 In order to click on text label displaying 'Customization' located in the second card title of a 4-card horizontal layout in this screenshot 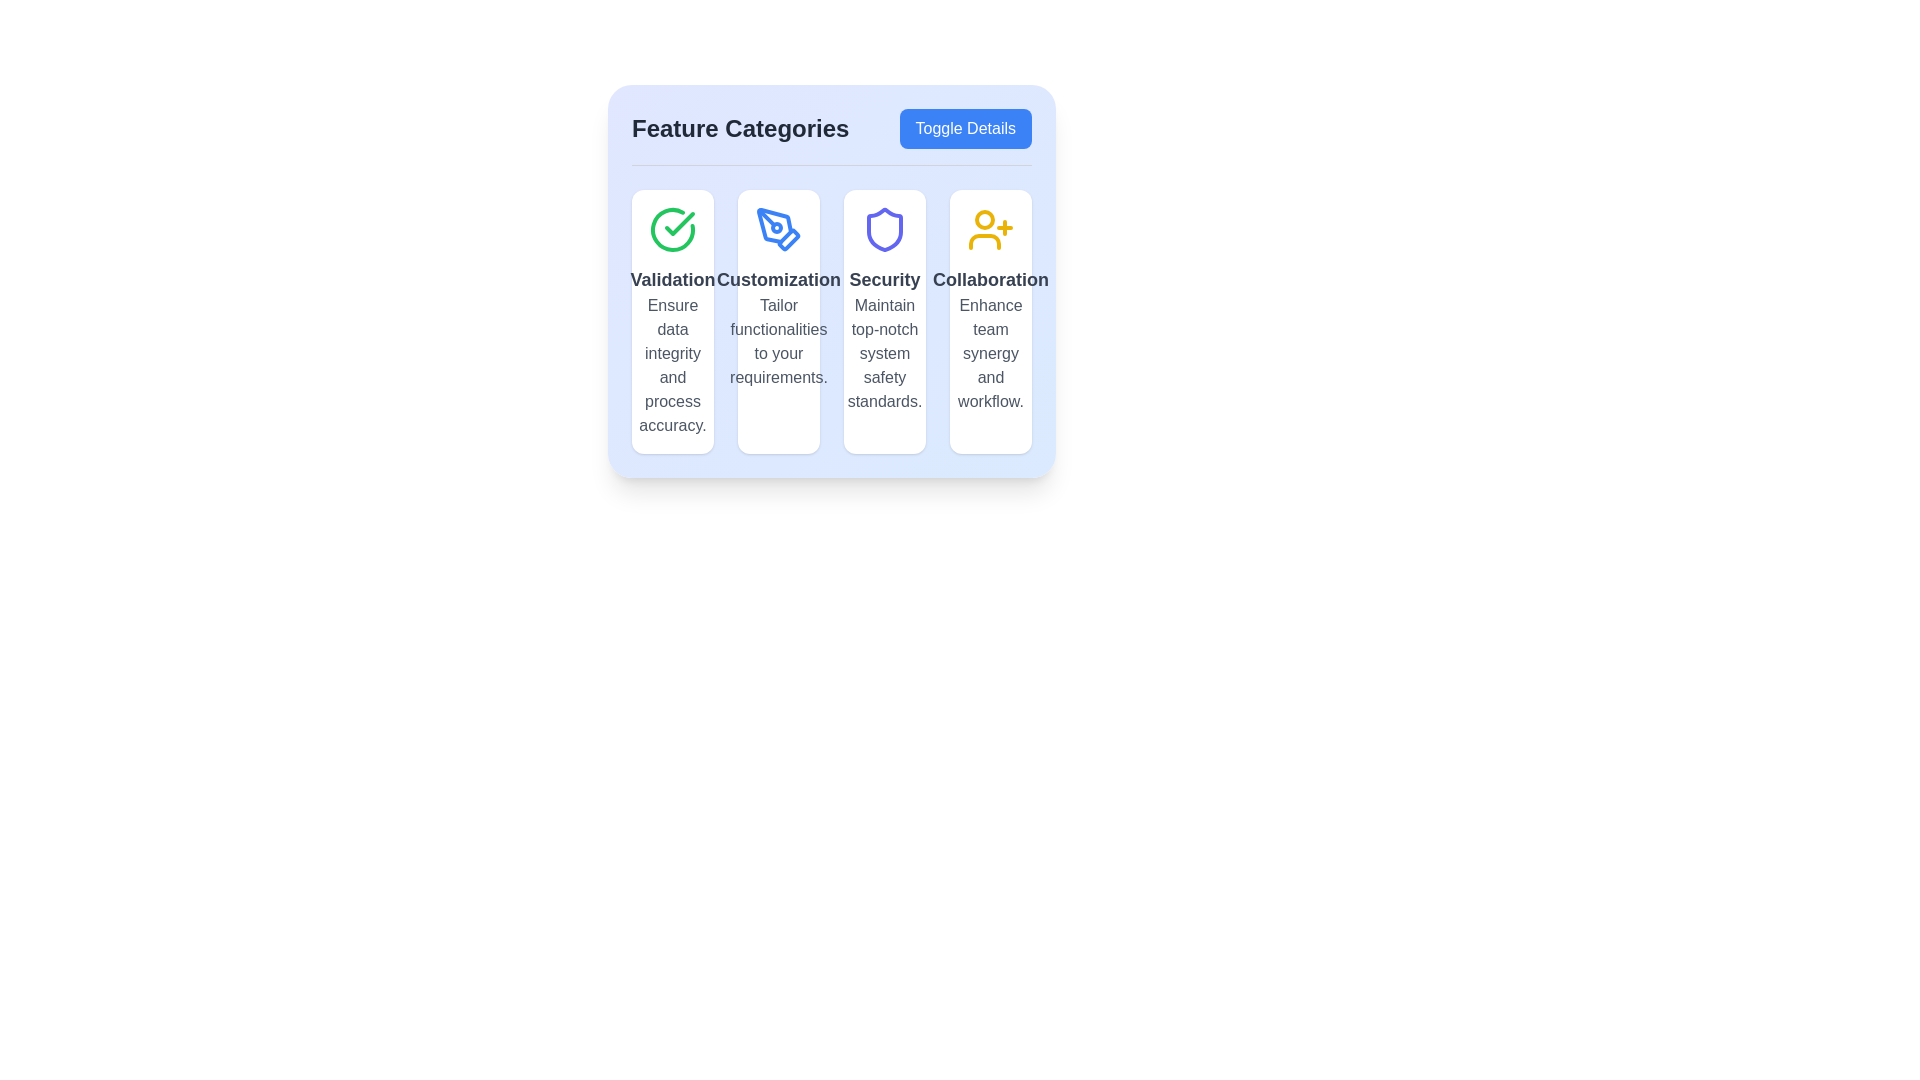, I will do `click(777, 280)`.